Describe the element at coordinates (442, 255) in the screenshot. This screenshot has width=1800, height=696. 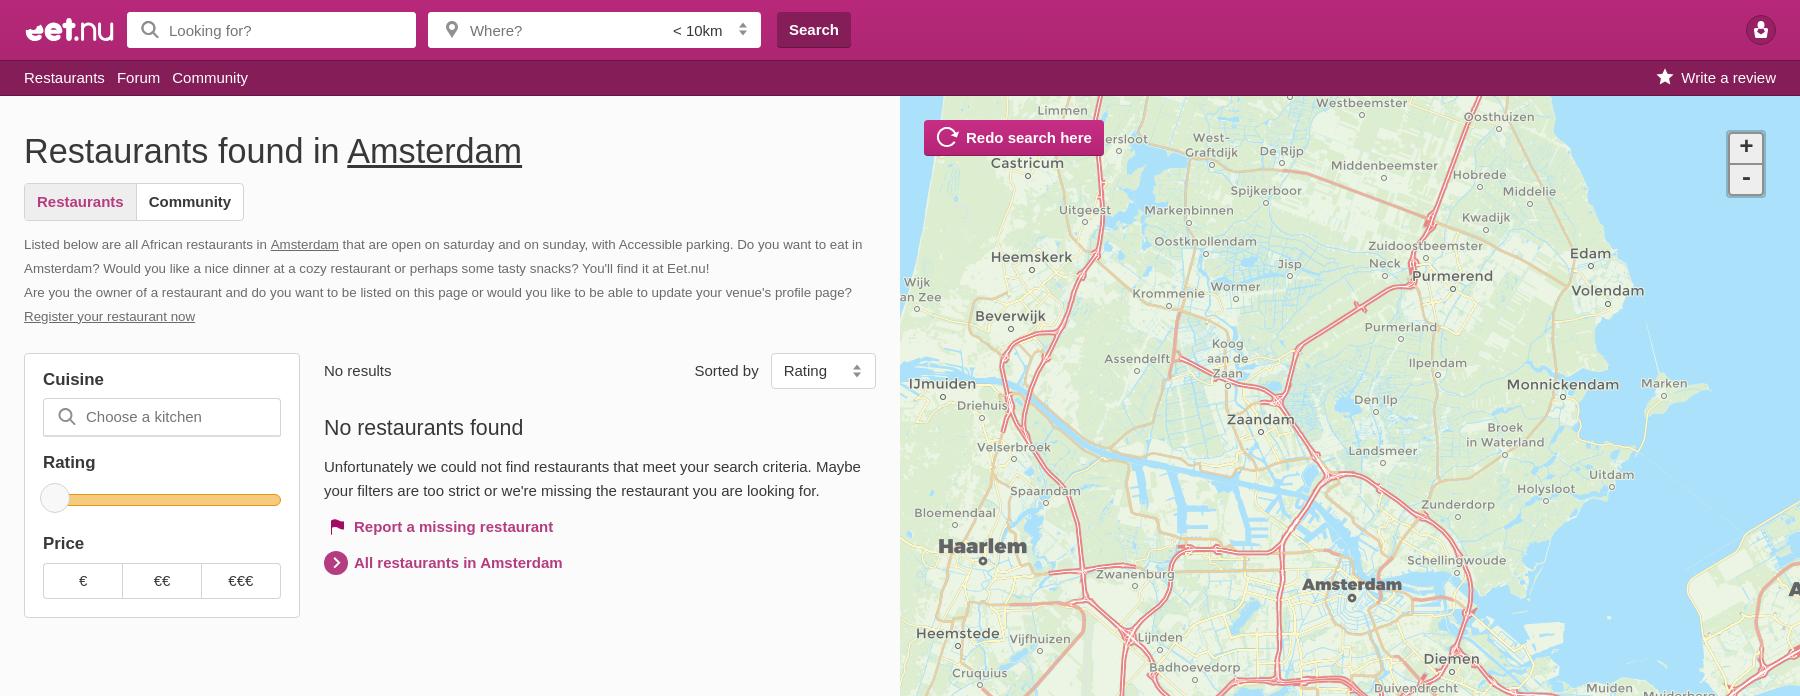
I see `'that are open on saturday and on sunday, with Accessible parking. Do you want to eat in Amsterdam?  Would you like a nice dinner at a cozy restaurant or perhaps some tasty snacks? You'll find it at Eet.nu!'` at that location.